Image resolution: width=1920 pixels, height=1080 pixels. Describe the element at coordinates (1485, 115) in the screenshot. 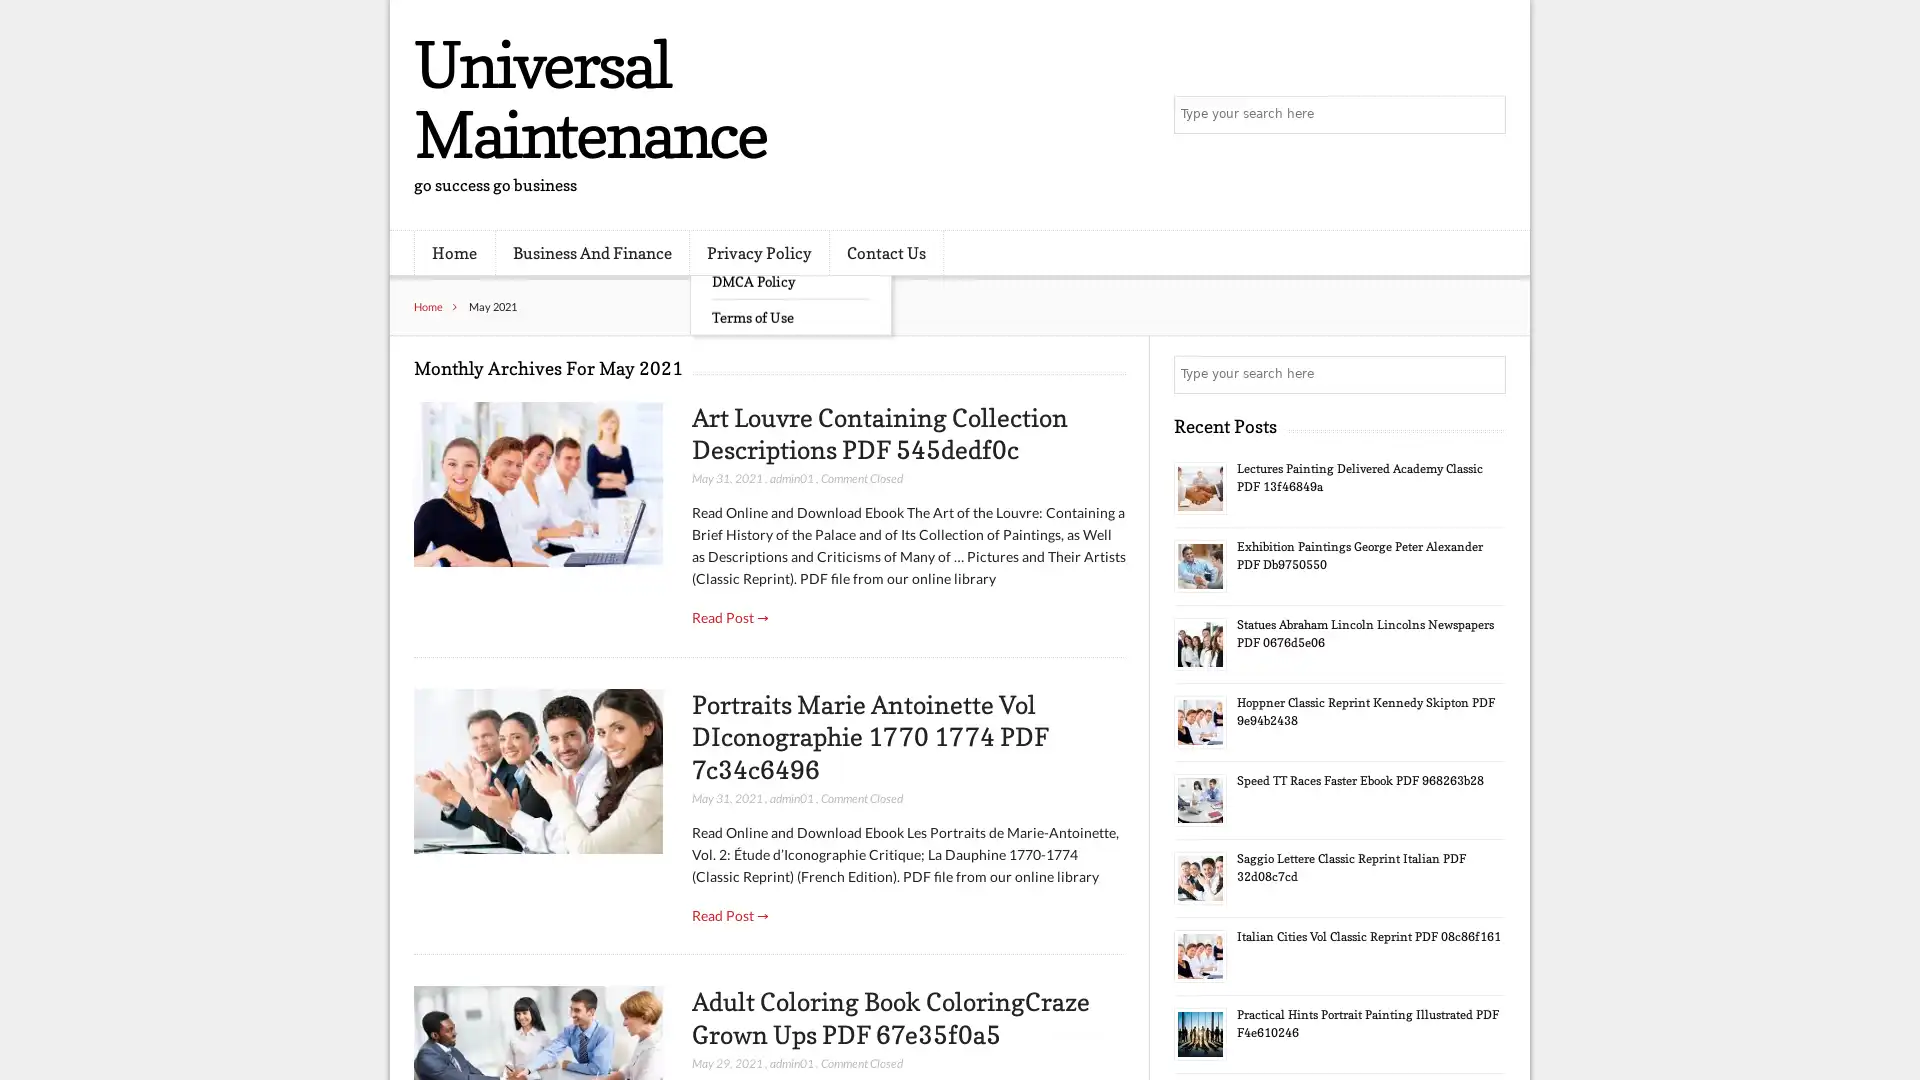

I see `Search` at that location.